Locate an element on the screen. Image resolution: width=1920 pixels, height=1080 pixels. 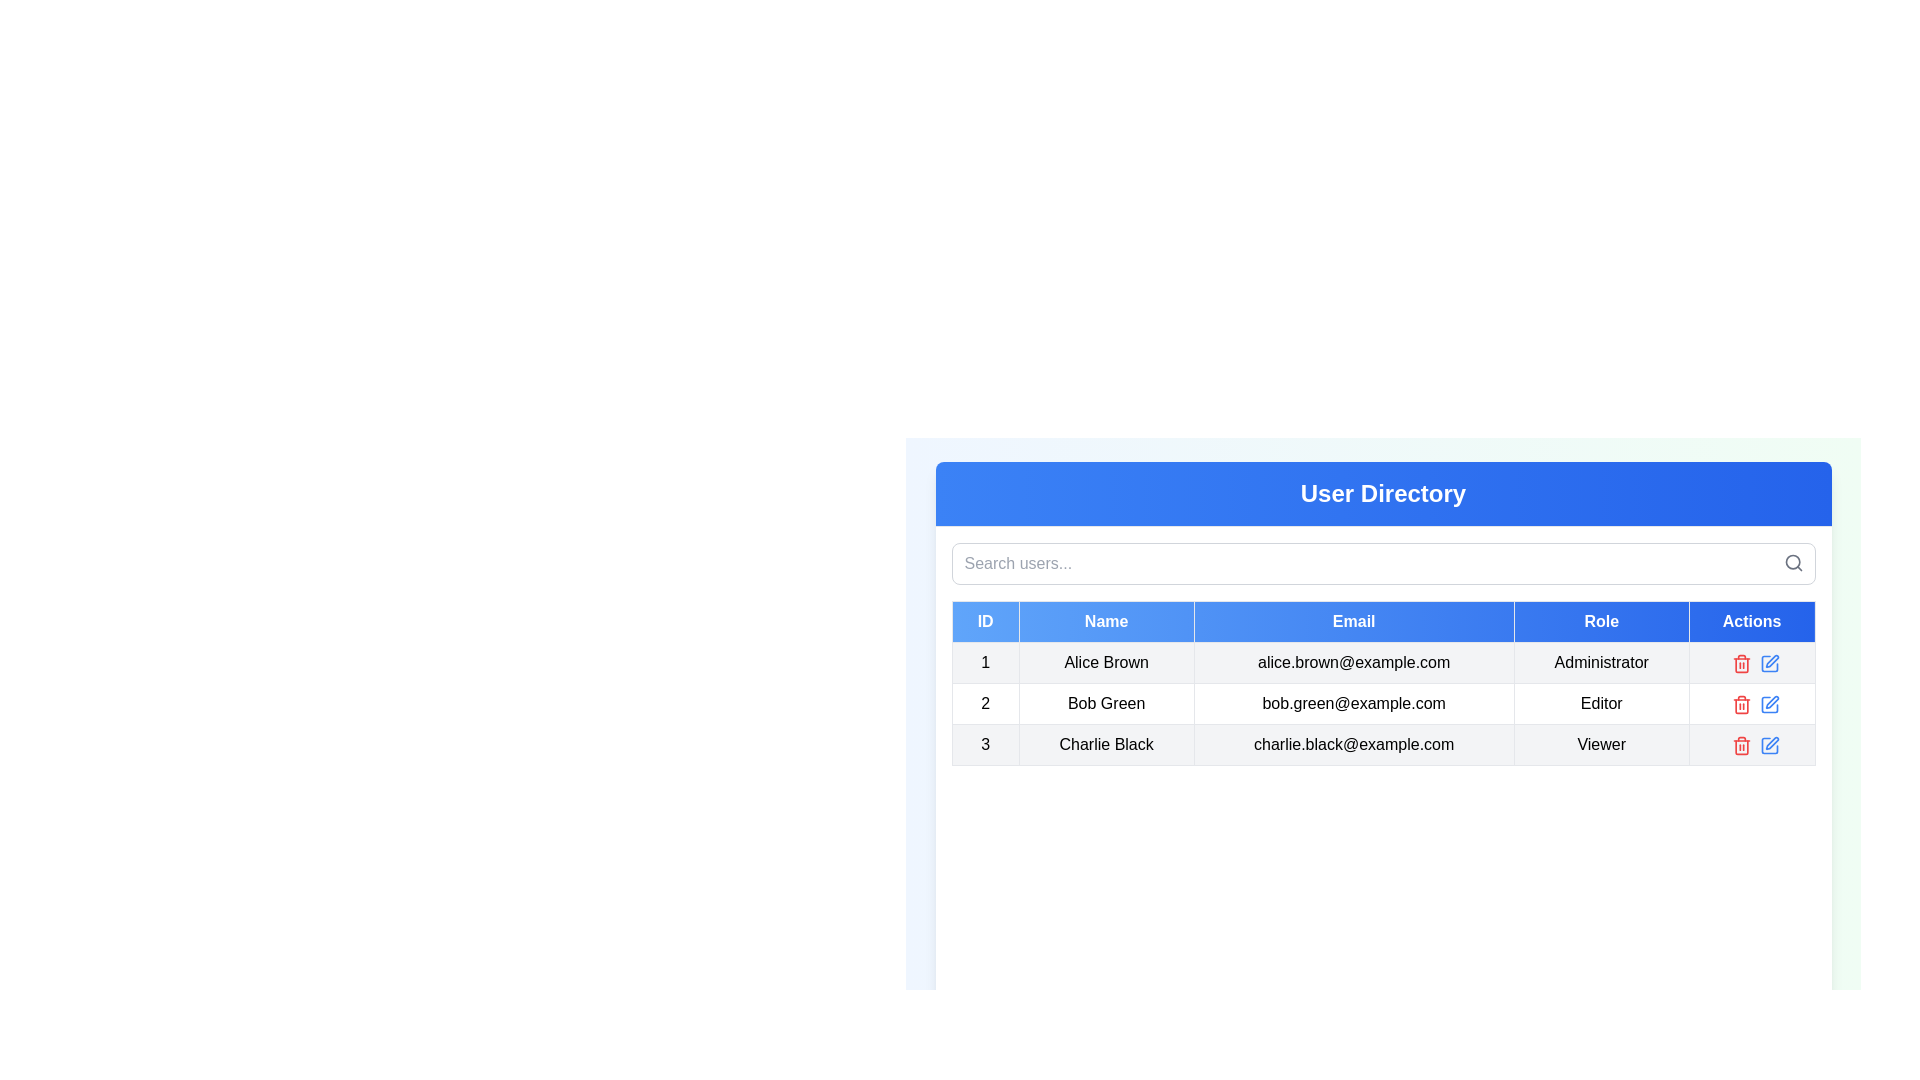
the 'Edit' icon button resembling a pen inside a square, located in the 'Actions' column of the third row of the user data table is located at coordinates (1770, 663).